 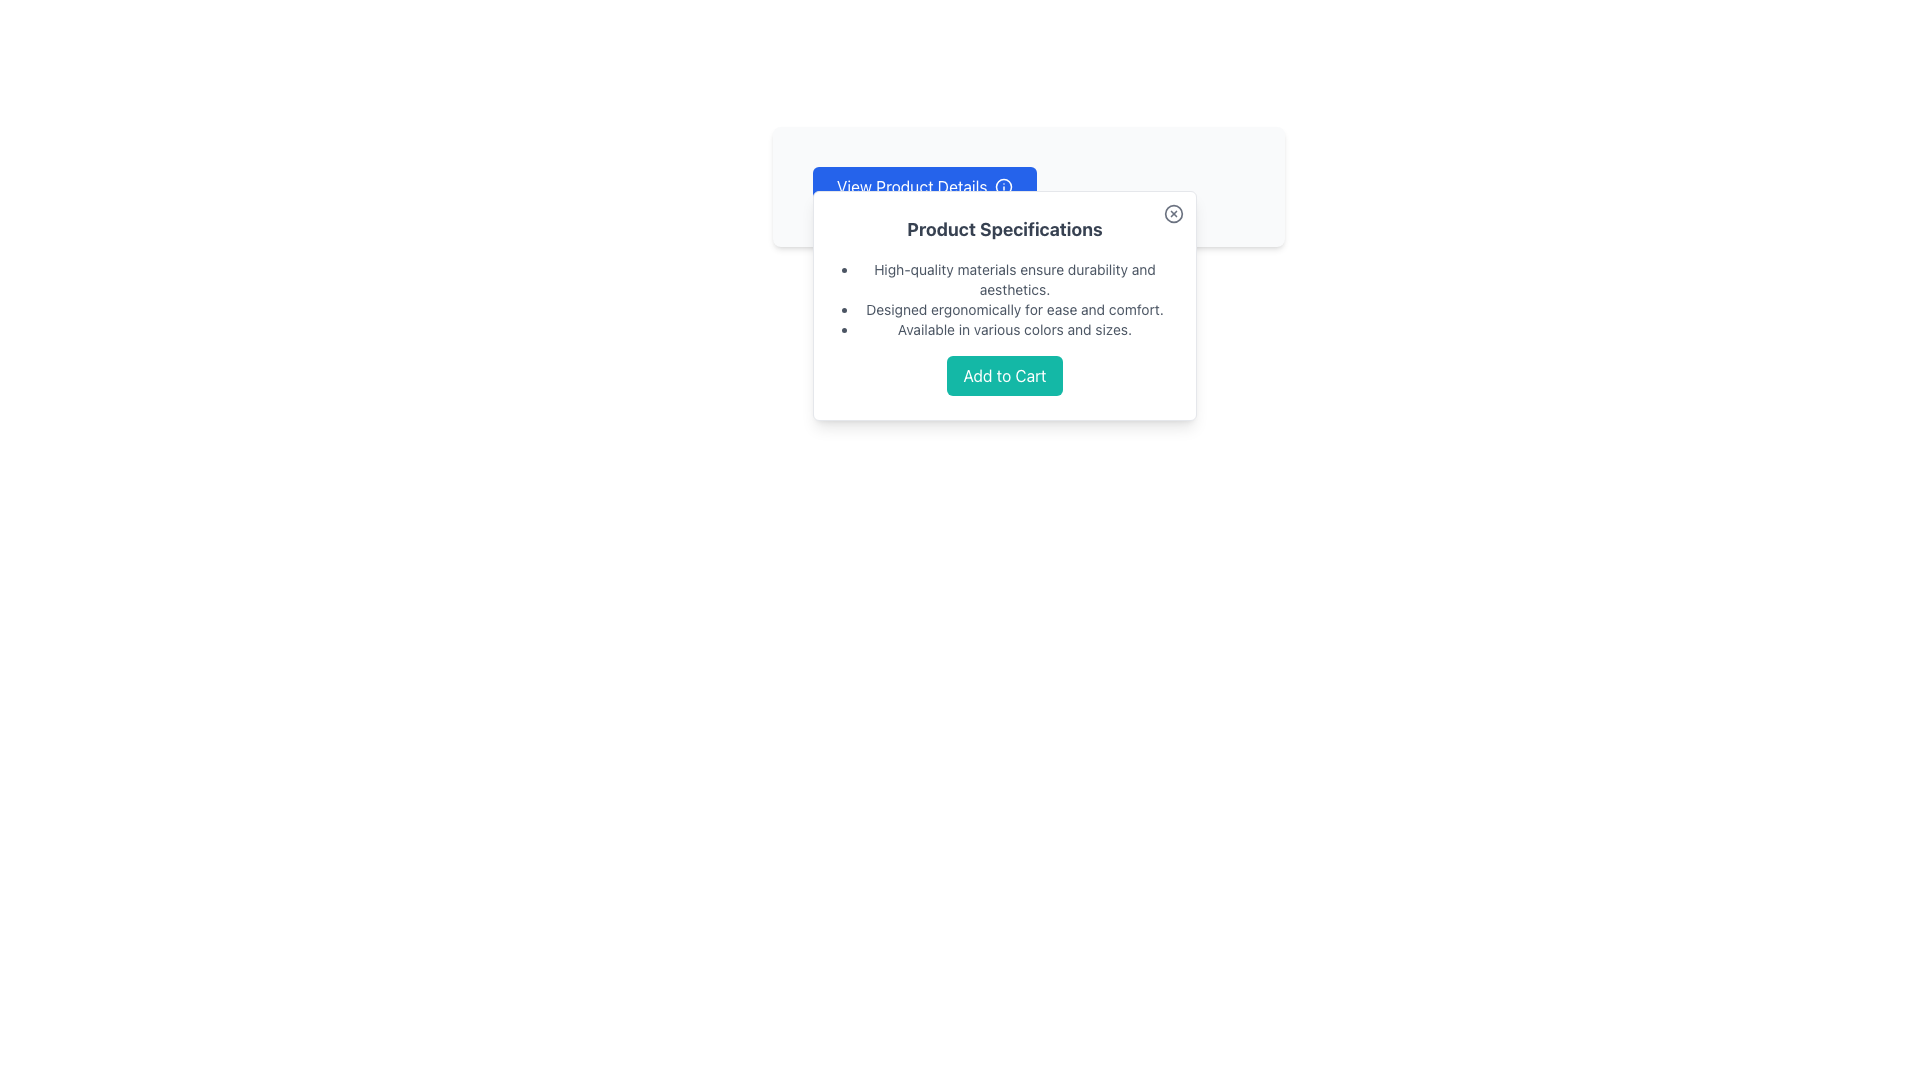 I want to click on the informational indicator icon located on the right side of the 'View Product Details' button, so click(x=1004, y=186).